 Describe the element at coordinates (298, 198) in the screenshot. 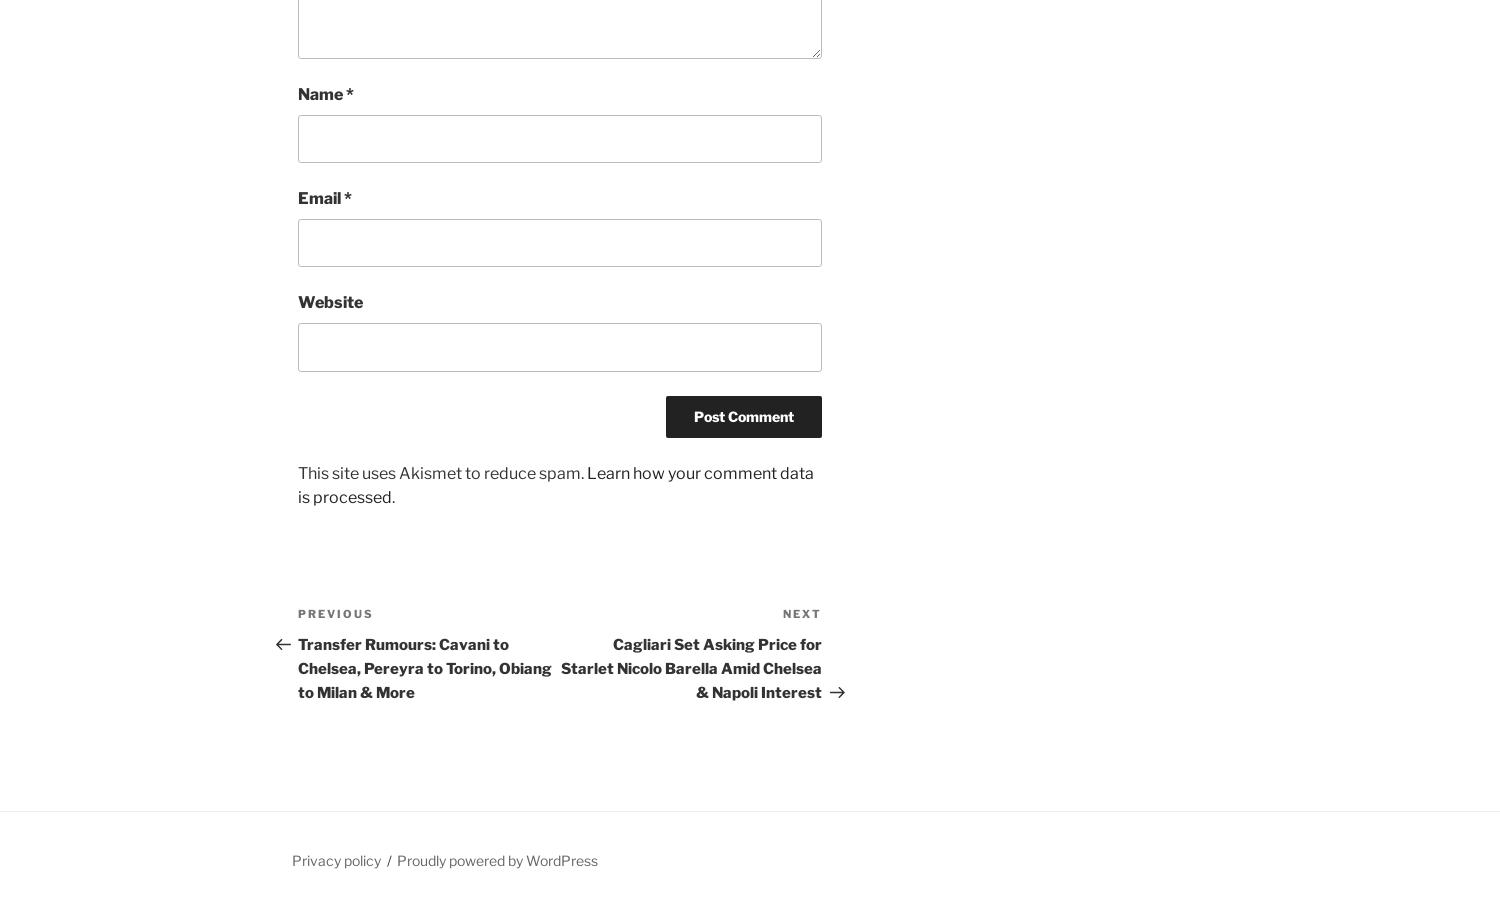

I see `'Email'` at that location.